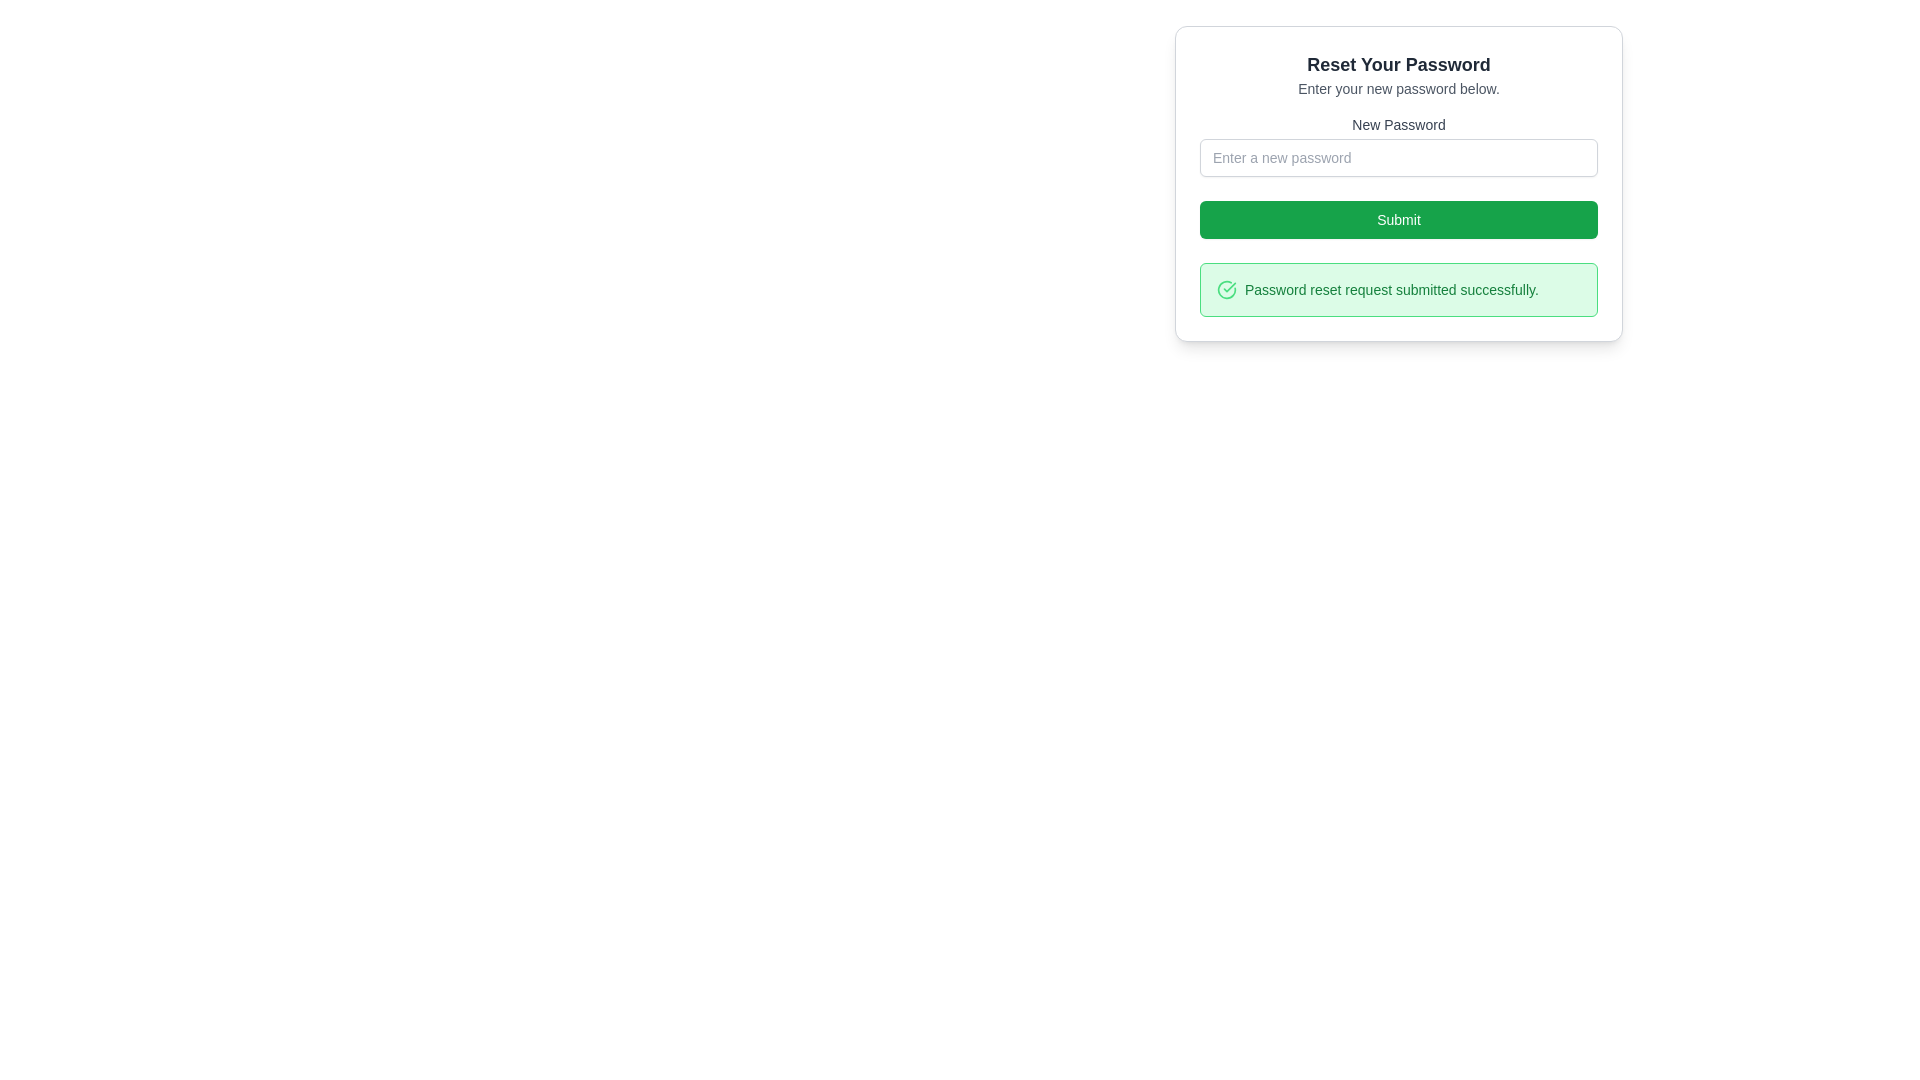 Image resolution: width=1920 pixels, height=1080 pixels. What do you see at coordinates (1397, 289) in the screenshot?
I see `text content of the confirmation message that states 'Password reset request submitted successfully.' which is styled in green and located near a green checkmark icon in the alert box at the bottom of the form area` at bounding box center [1397, 289].